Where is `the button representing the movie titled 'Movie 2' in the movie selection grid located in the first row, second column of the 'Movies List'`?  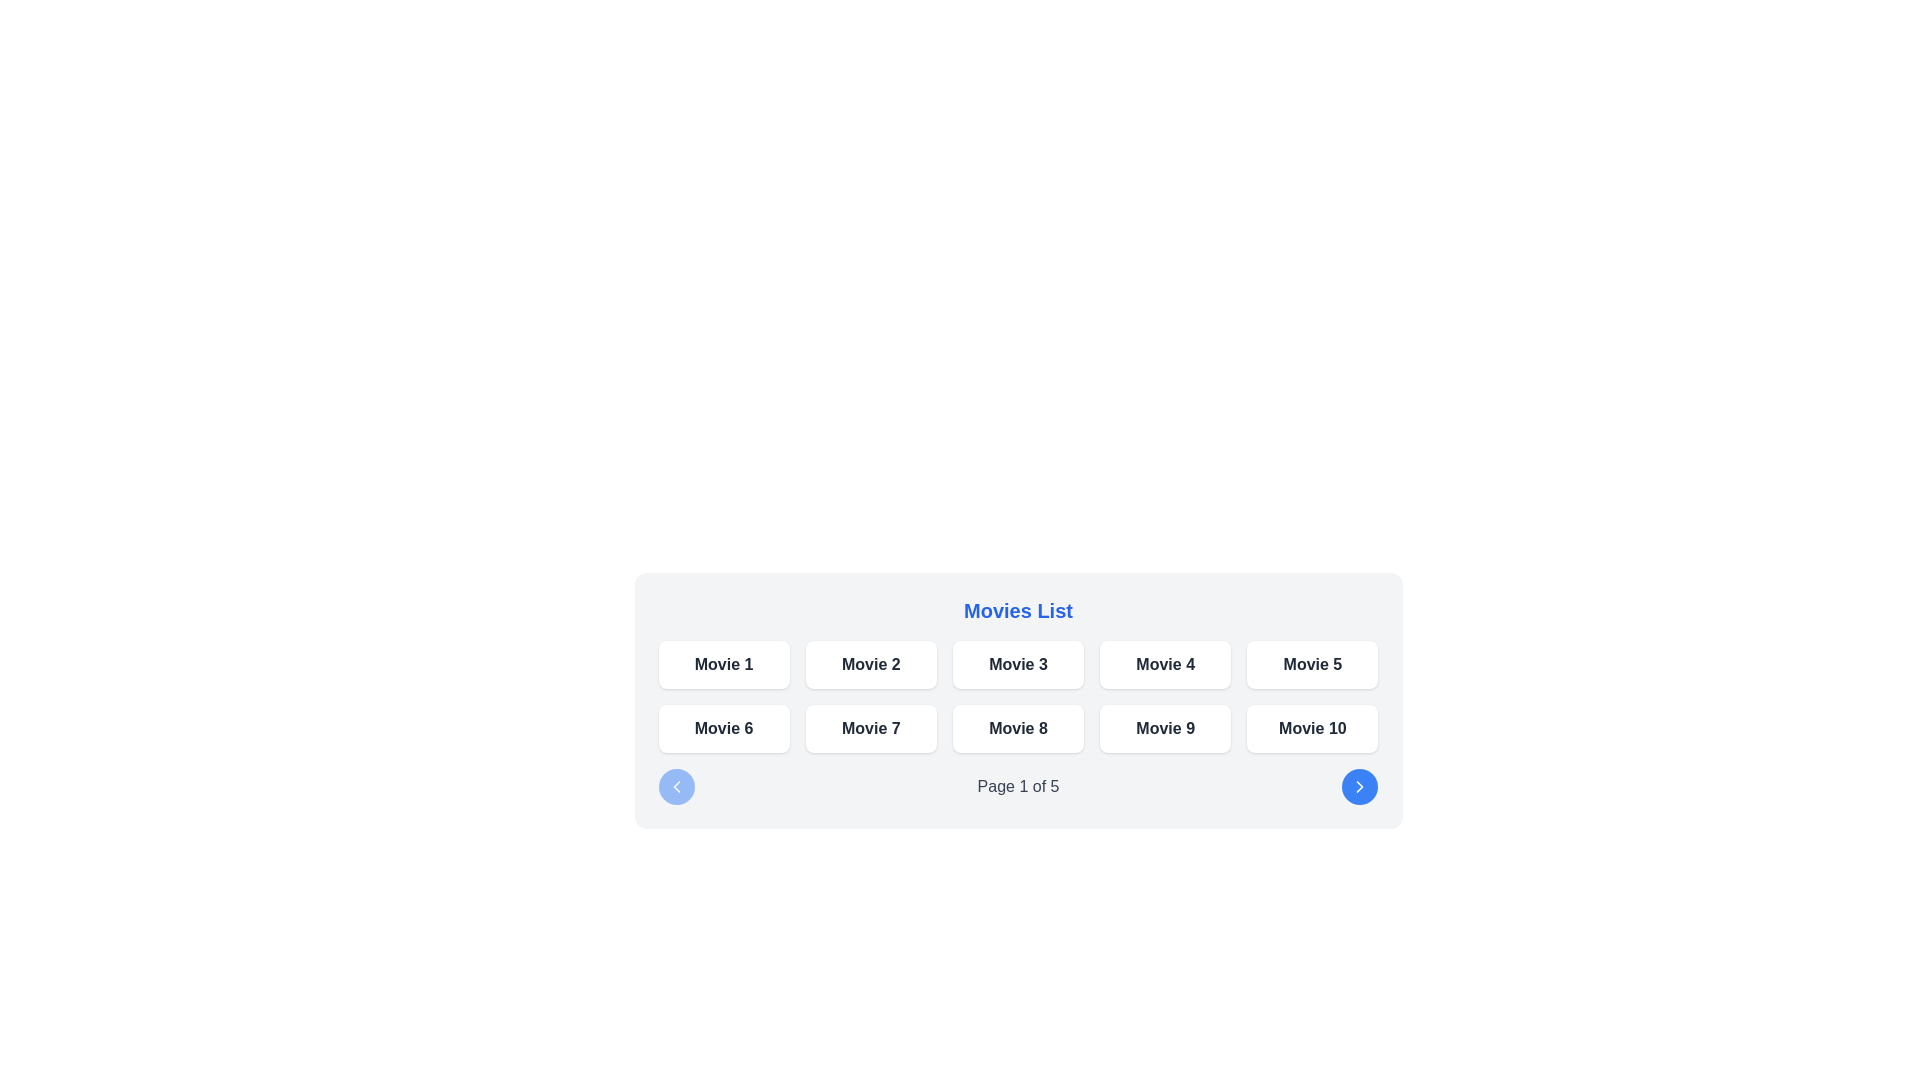 the button representing the movie titled 'Movie 2' in the movie selection grid located in the first row, second column of the 'Movies List' is located at coordinates (871, 664).